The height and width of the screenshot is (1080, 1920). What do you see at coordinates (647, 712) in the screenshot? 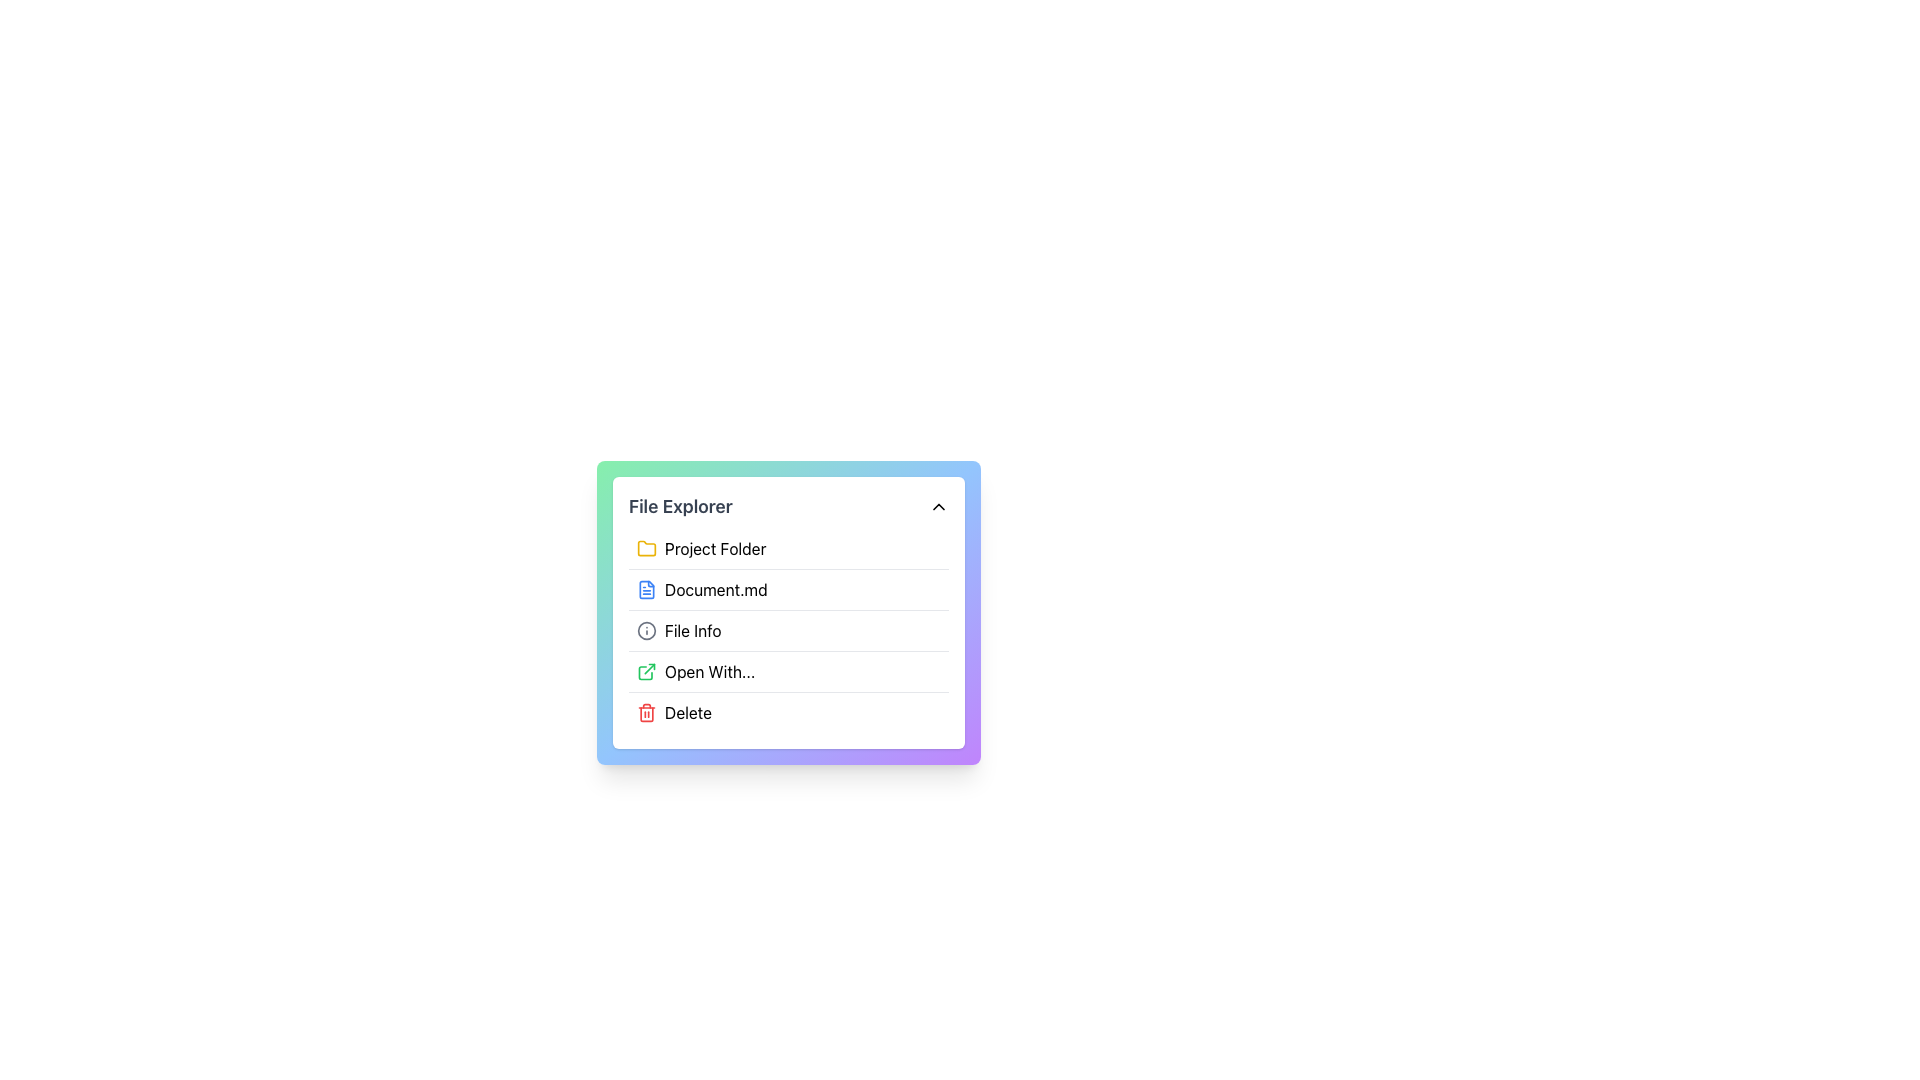
I see `the trash bin icon, which is a rounded rectangular outline representing the main body of the delete symbol in the context menu` at bounding box center [647, 712].